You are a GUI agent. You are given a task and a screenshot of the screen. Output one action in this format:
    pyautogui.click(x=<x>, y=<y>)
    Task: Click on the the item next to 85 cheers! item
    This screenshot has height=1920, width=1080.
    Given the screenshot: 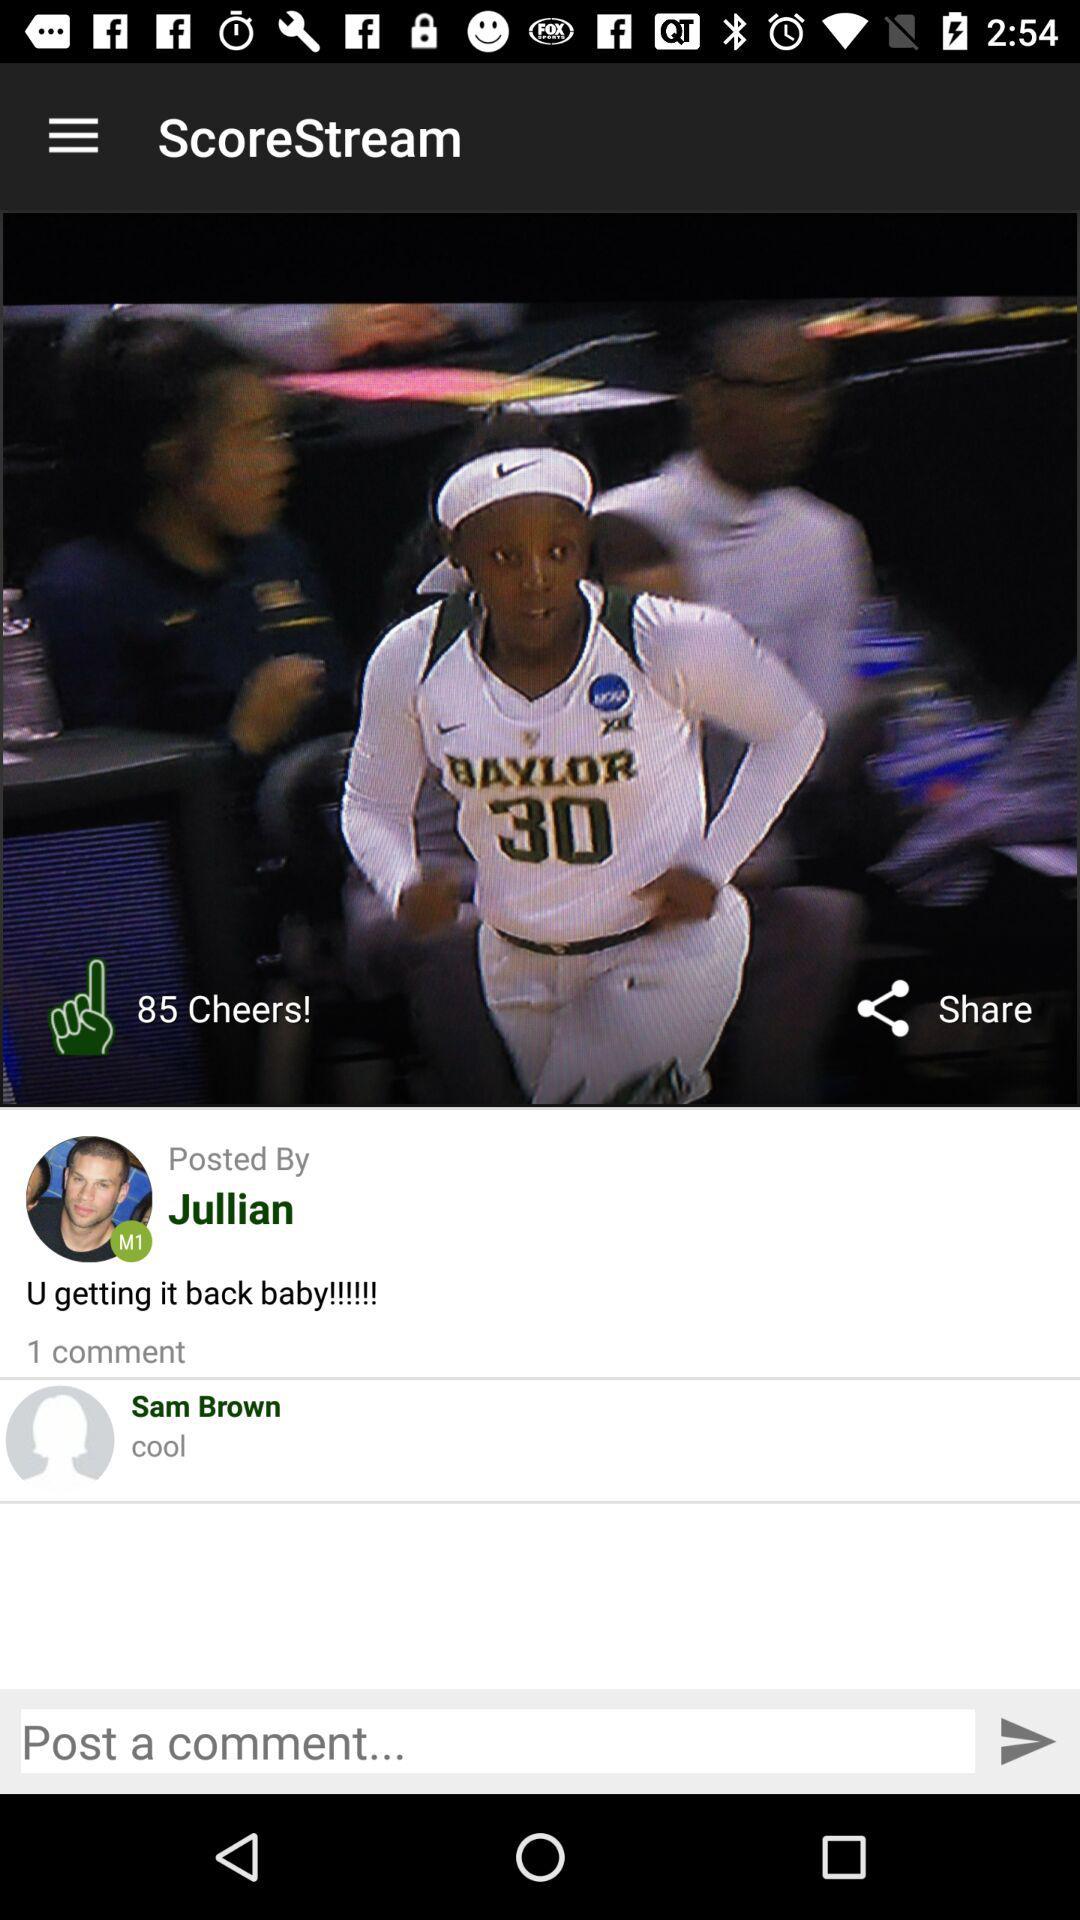 What is the action you would take?
    pyautogui.click(x=80, y=1008)
    